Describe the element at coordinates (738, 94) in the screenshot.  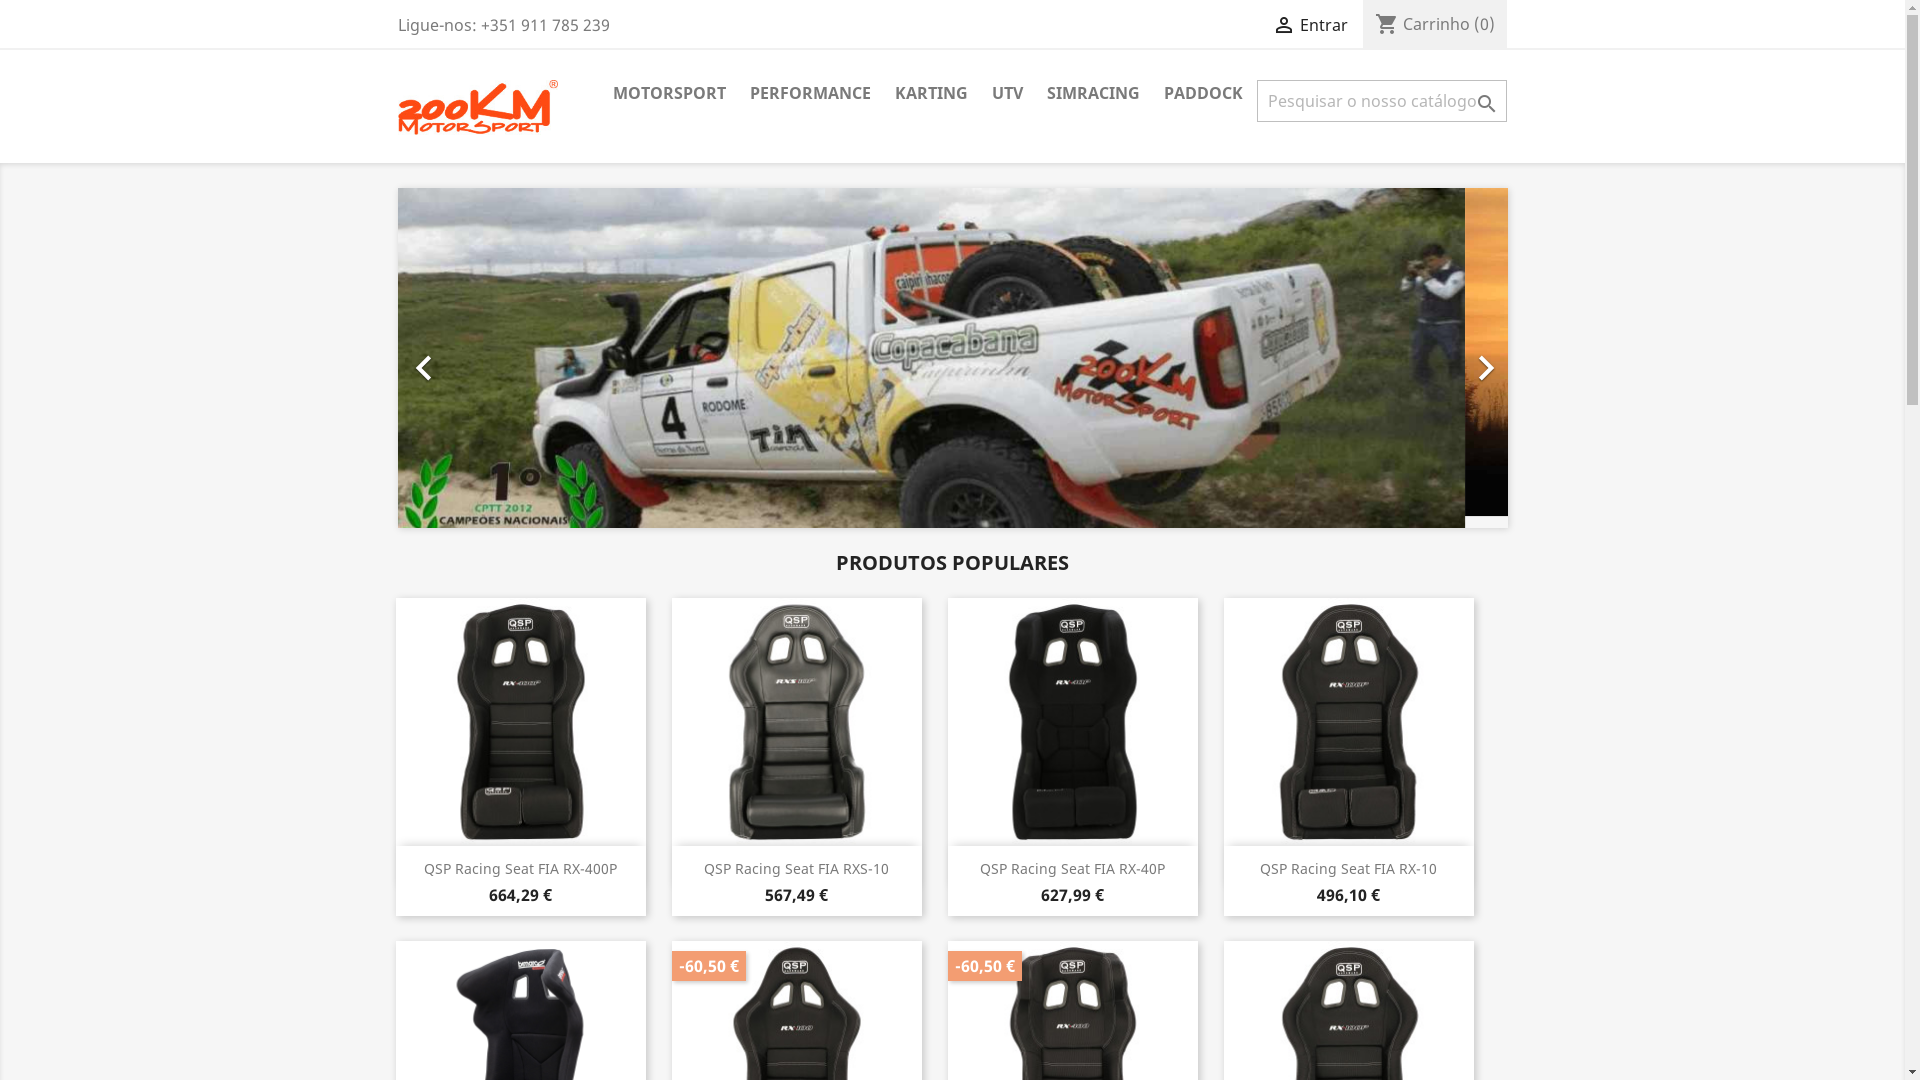
I see `'PERFORMANCE'` at that location.